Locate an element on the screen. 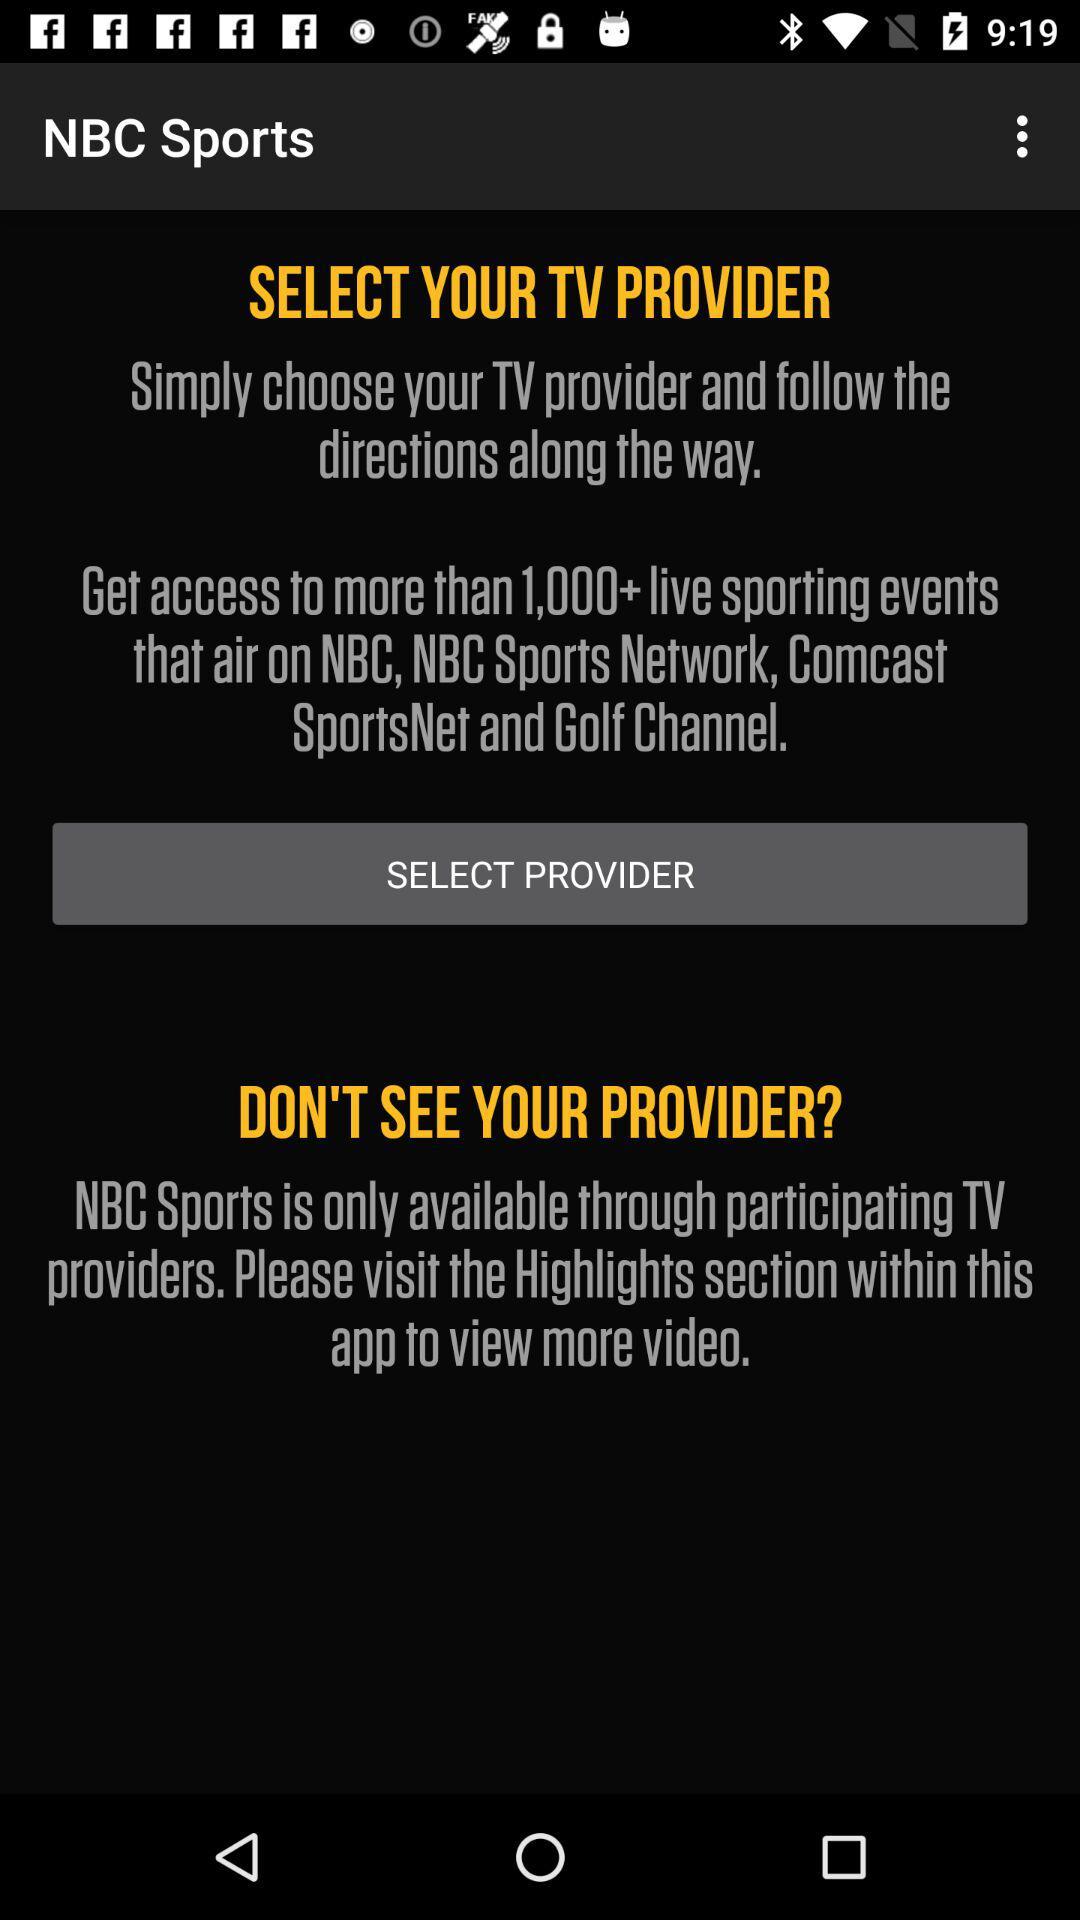 This screenshot has height=1920, width=1080. app next to the nbc sports app is located at coordinates (1027, 135).